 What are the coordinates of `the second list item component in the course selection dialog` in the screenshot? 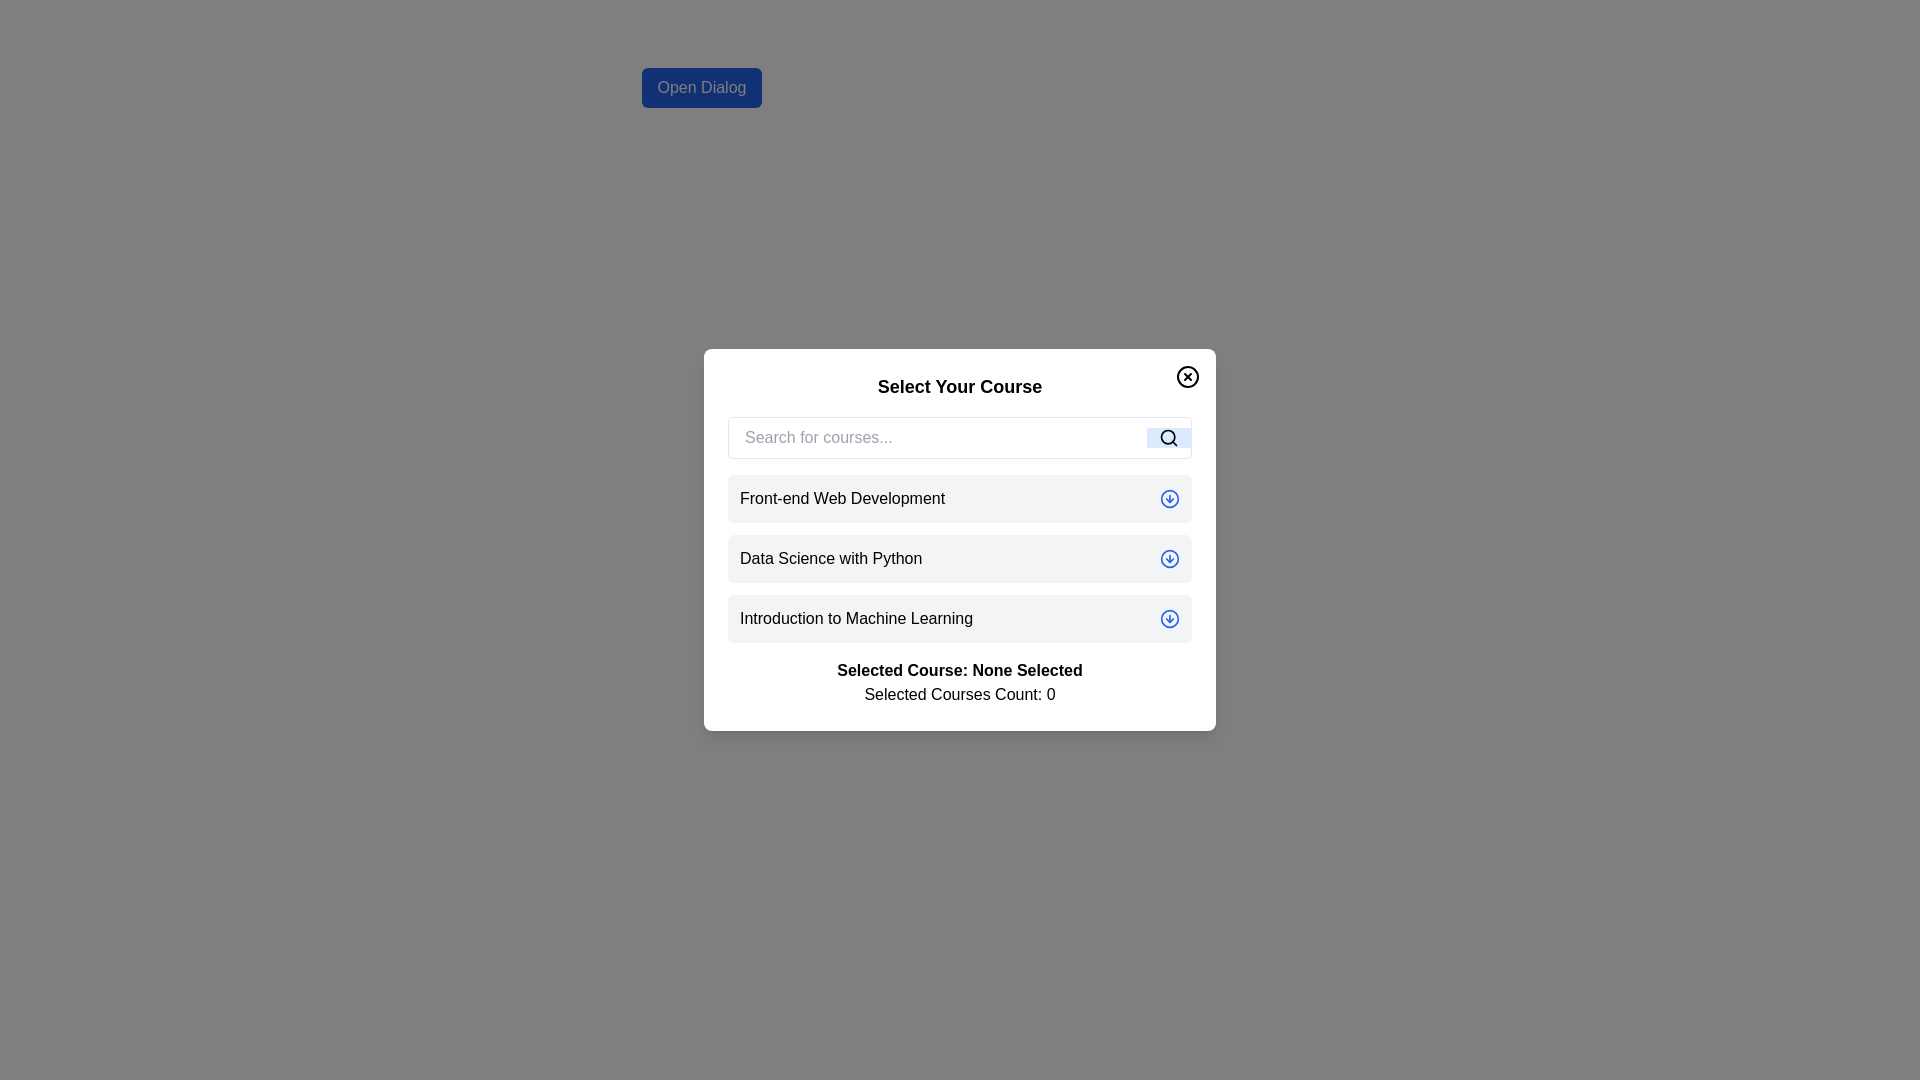 It's located at (960, 540).